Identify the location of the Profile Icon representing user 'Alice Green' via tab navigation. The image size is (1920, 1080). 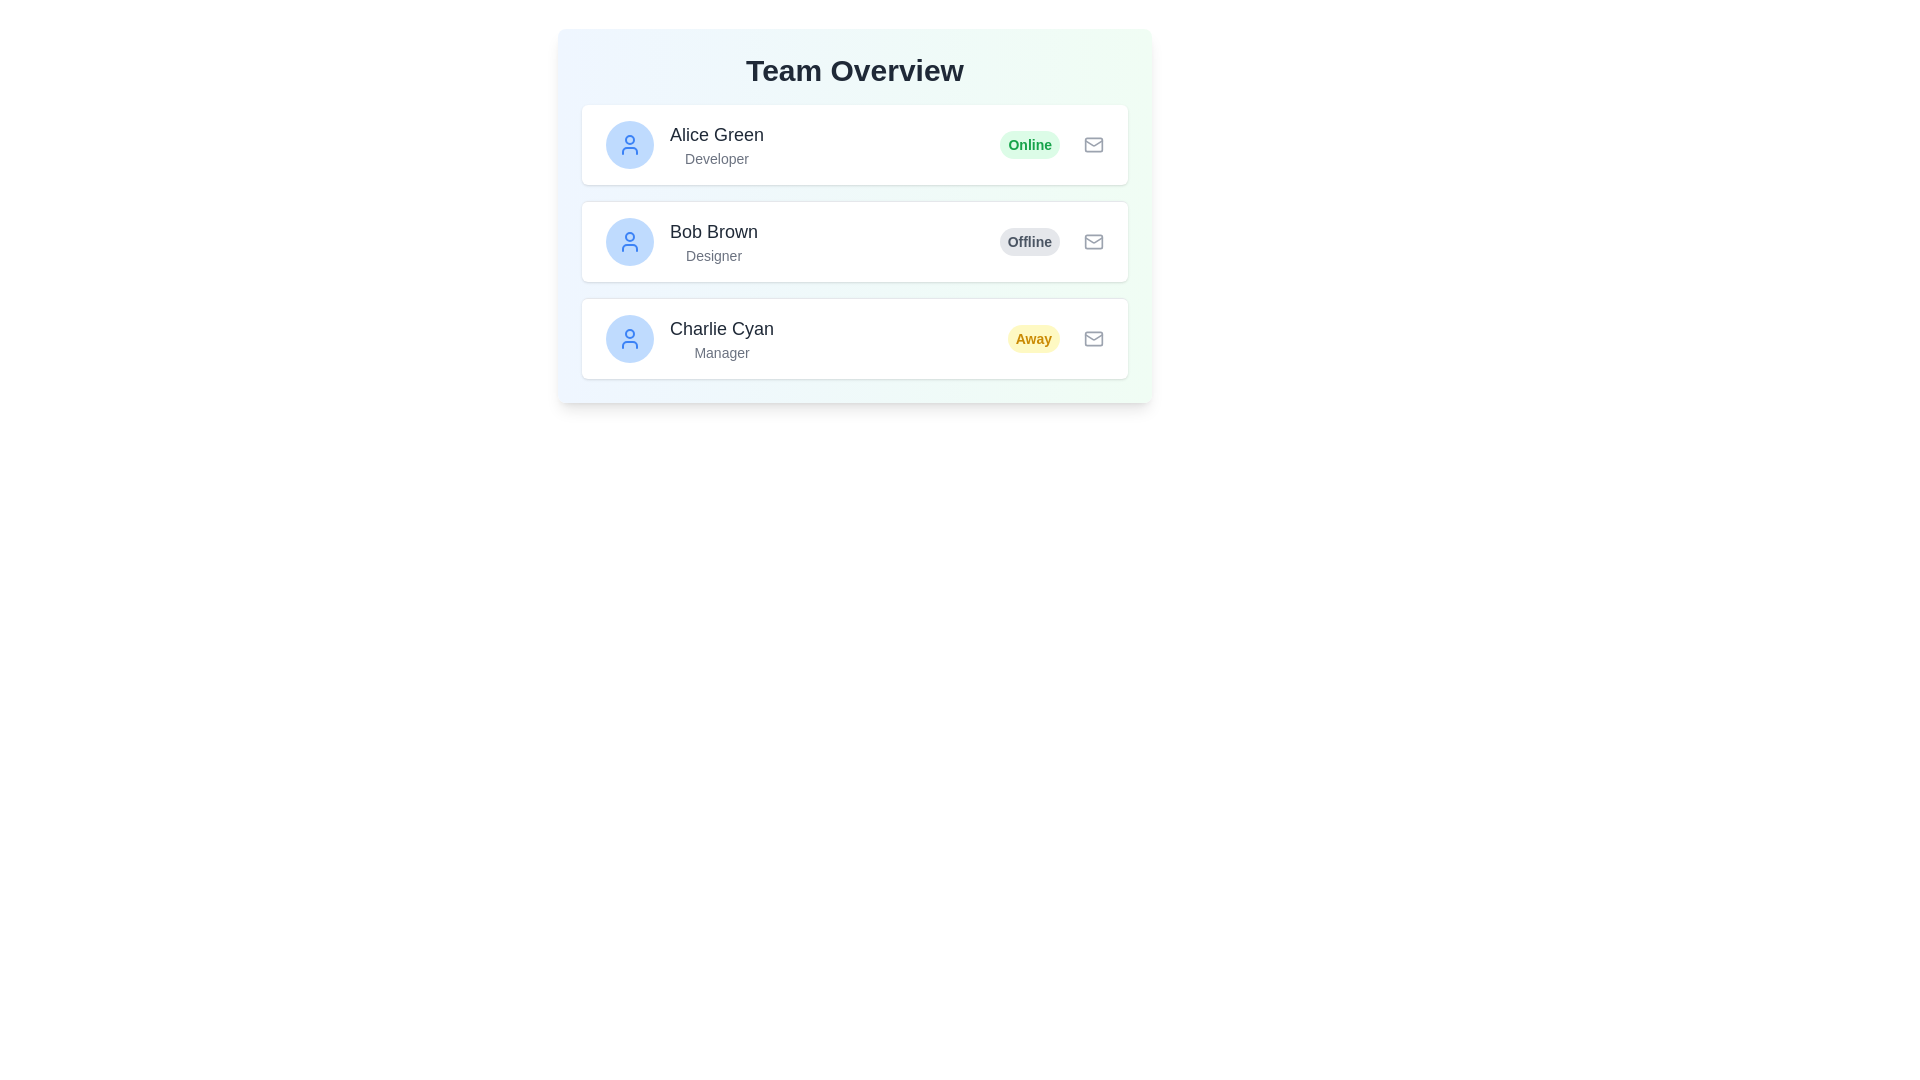
(628, 144).